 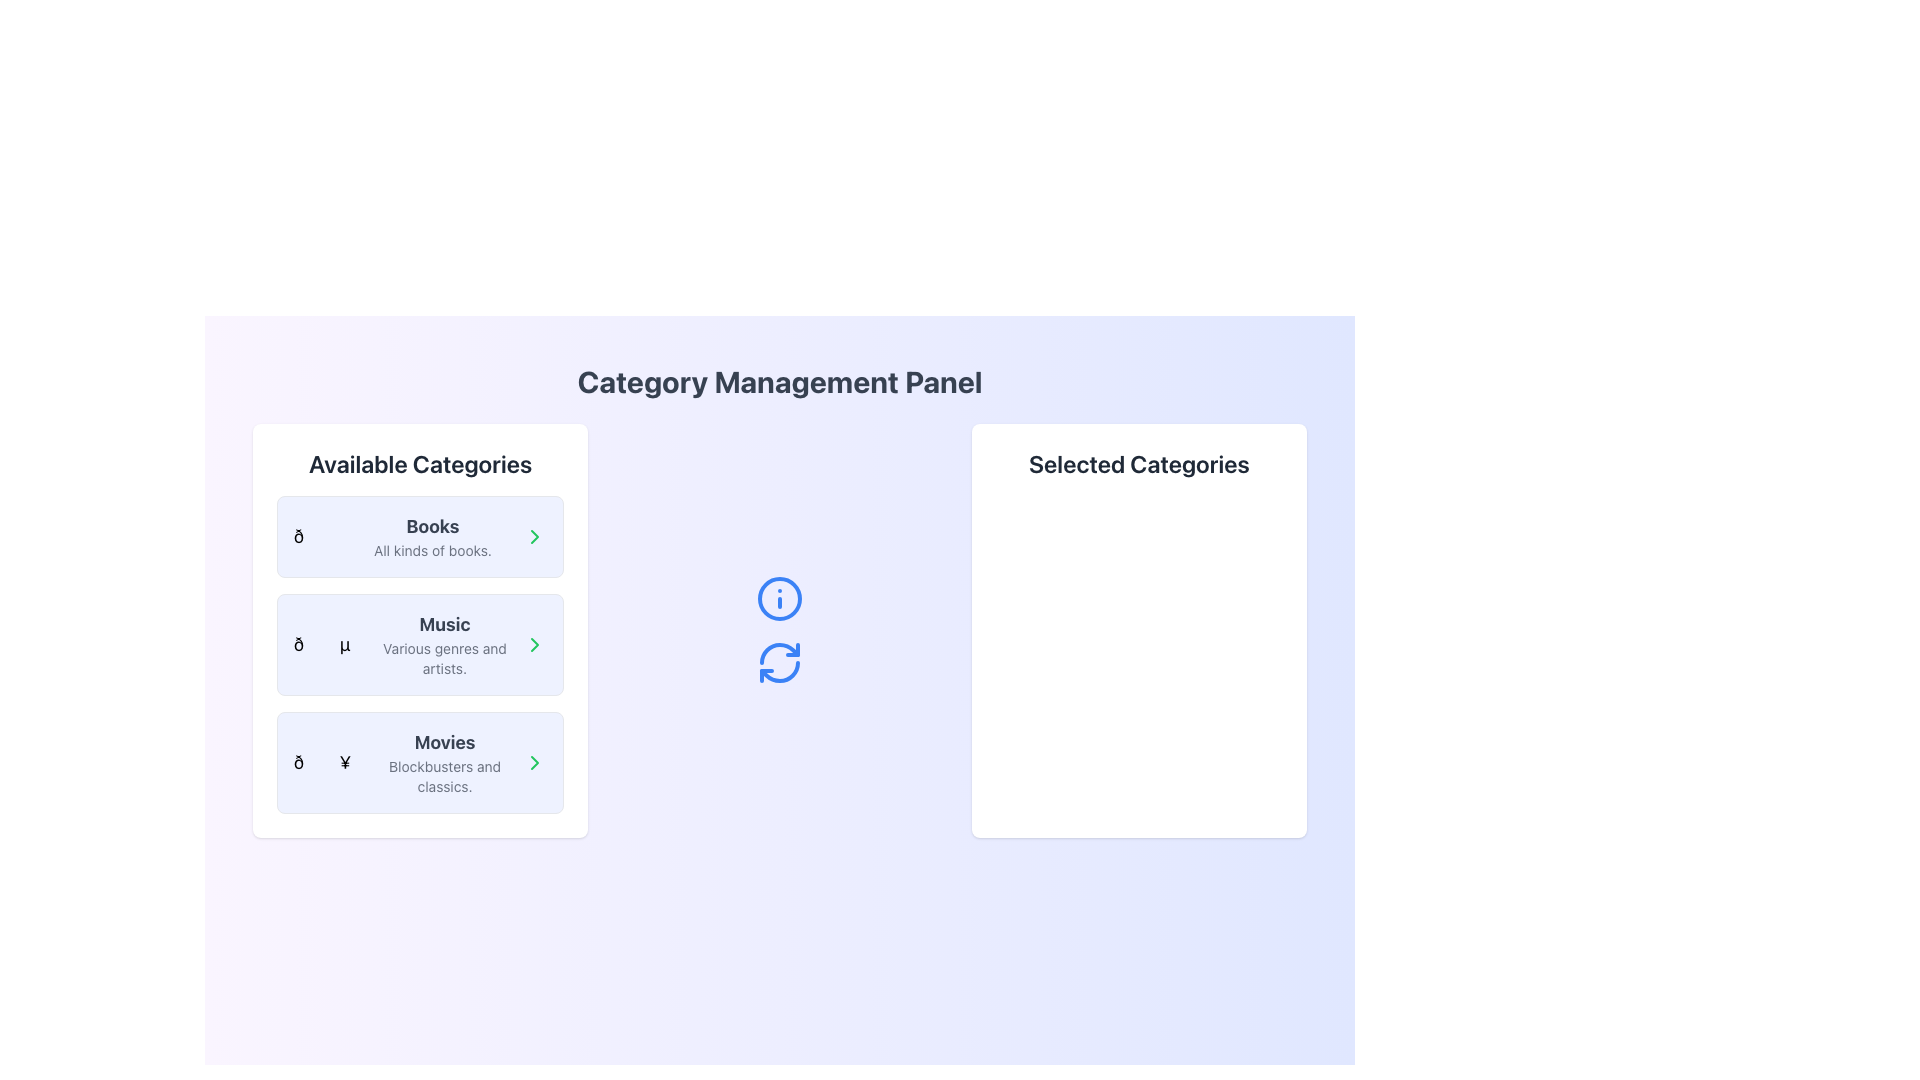 I want to click on the navigation button located at the far right of the 'Books' card in the Available Categories section, so click(x=535, y=535).